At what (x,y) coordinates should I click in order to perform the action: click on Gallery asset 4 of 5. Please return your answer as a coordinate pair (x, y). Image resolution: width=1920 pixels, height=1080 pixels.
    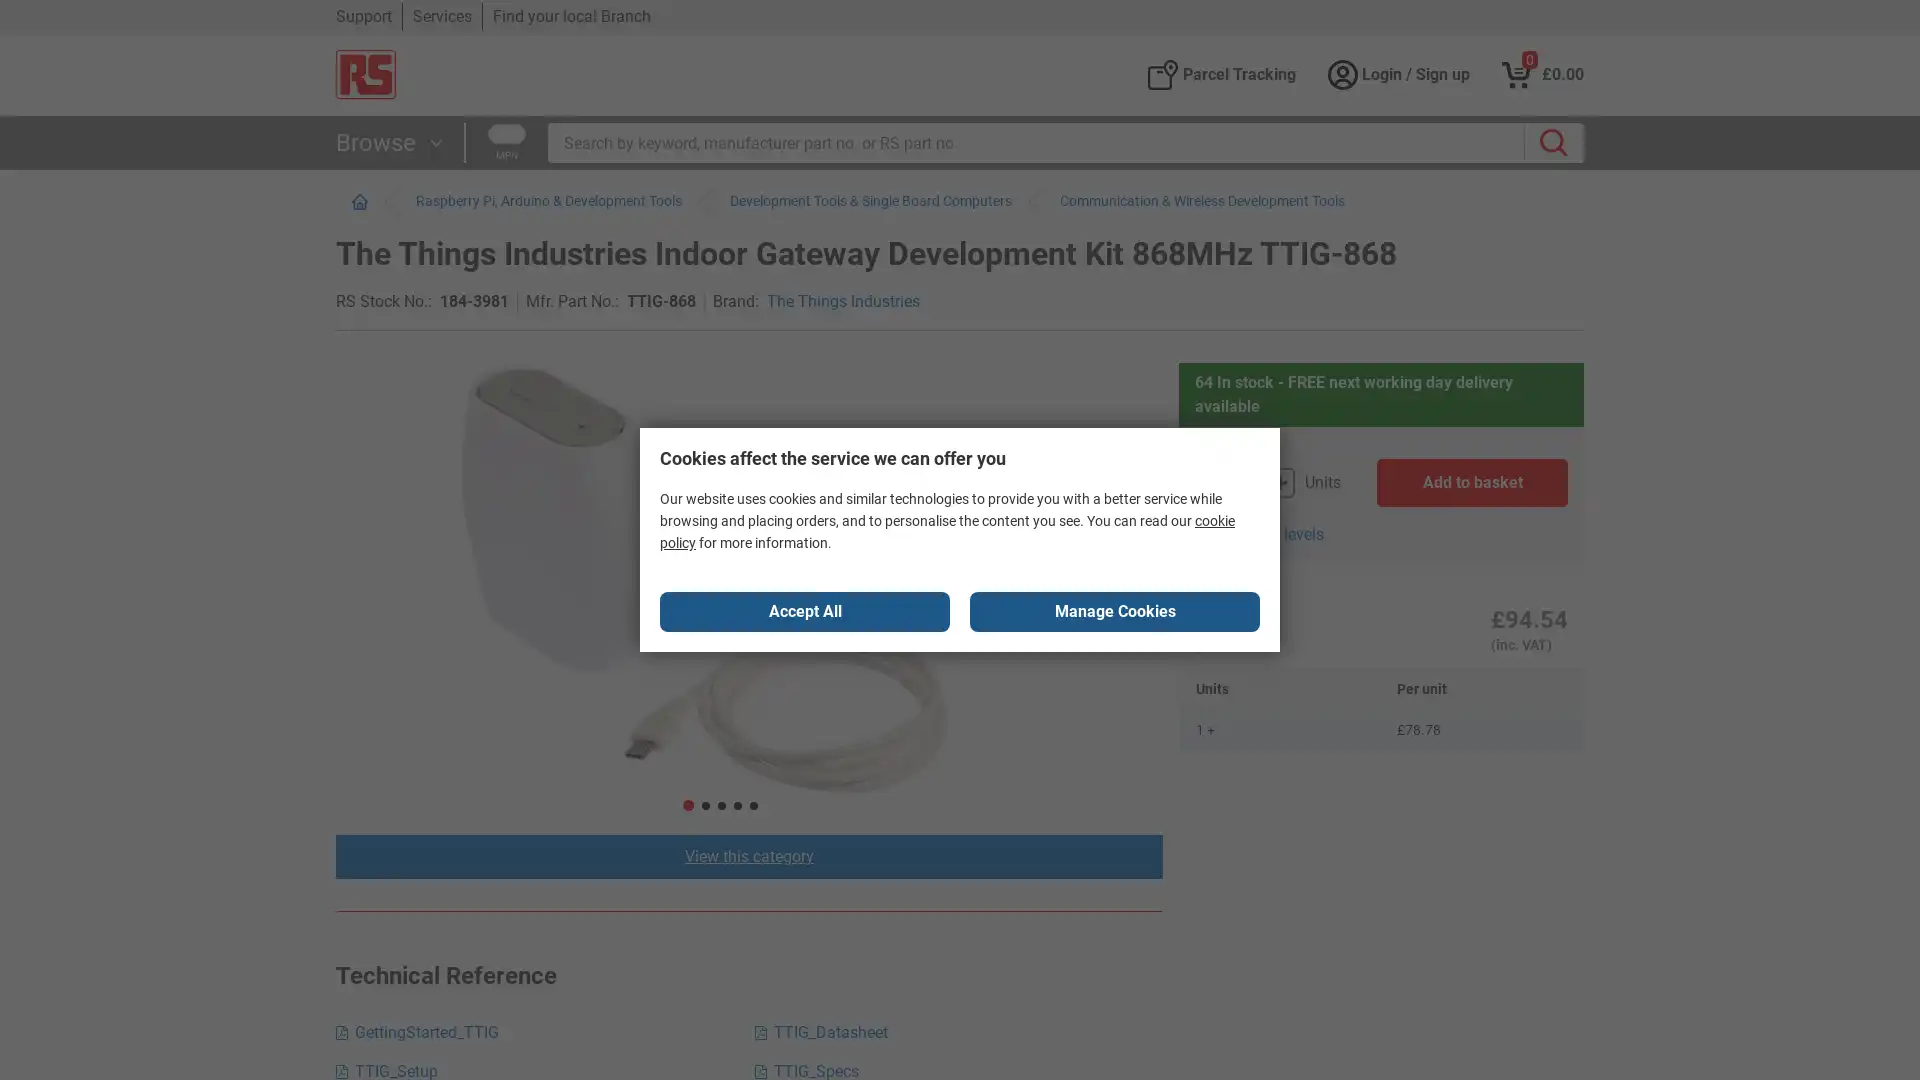
    Looking at the image, I should click on (807, 562).